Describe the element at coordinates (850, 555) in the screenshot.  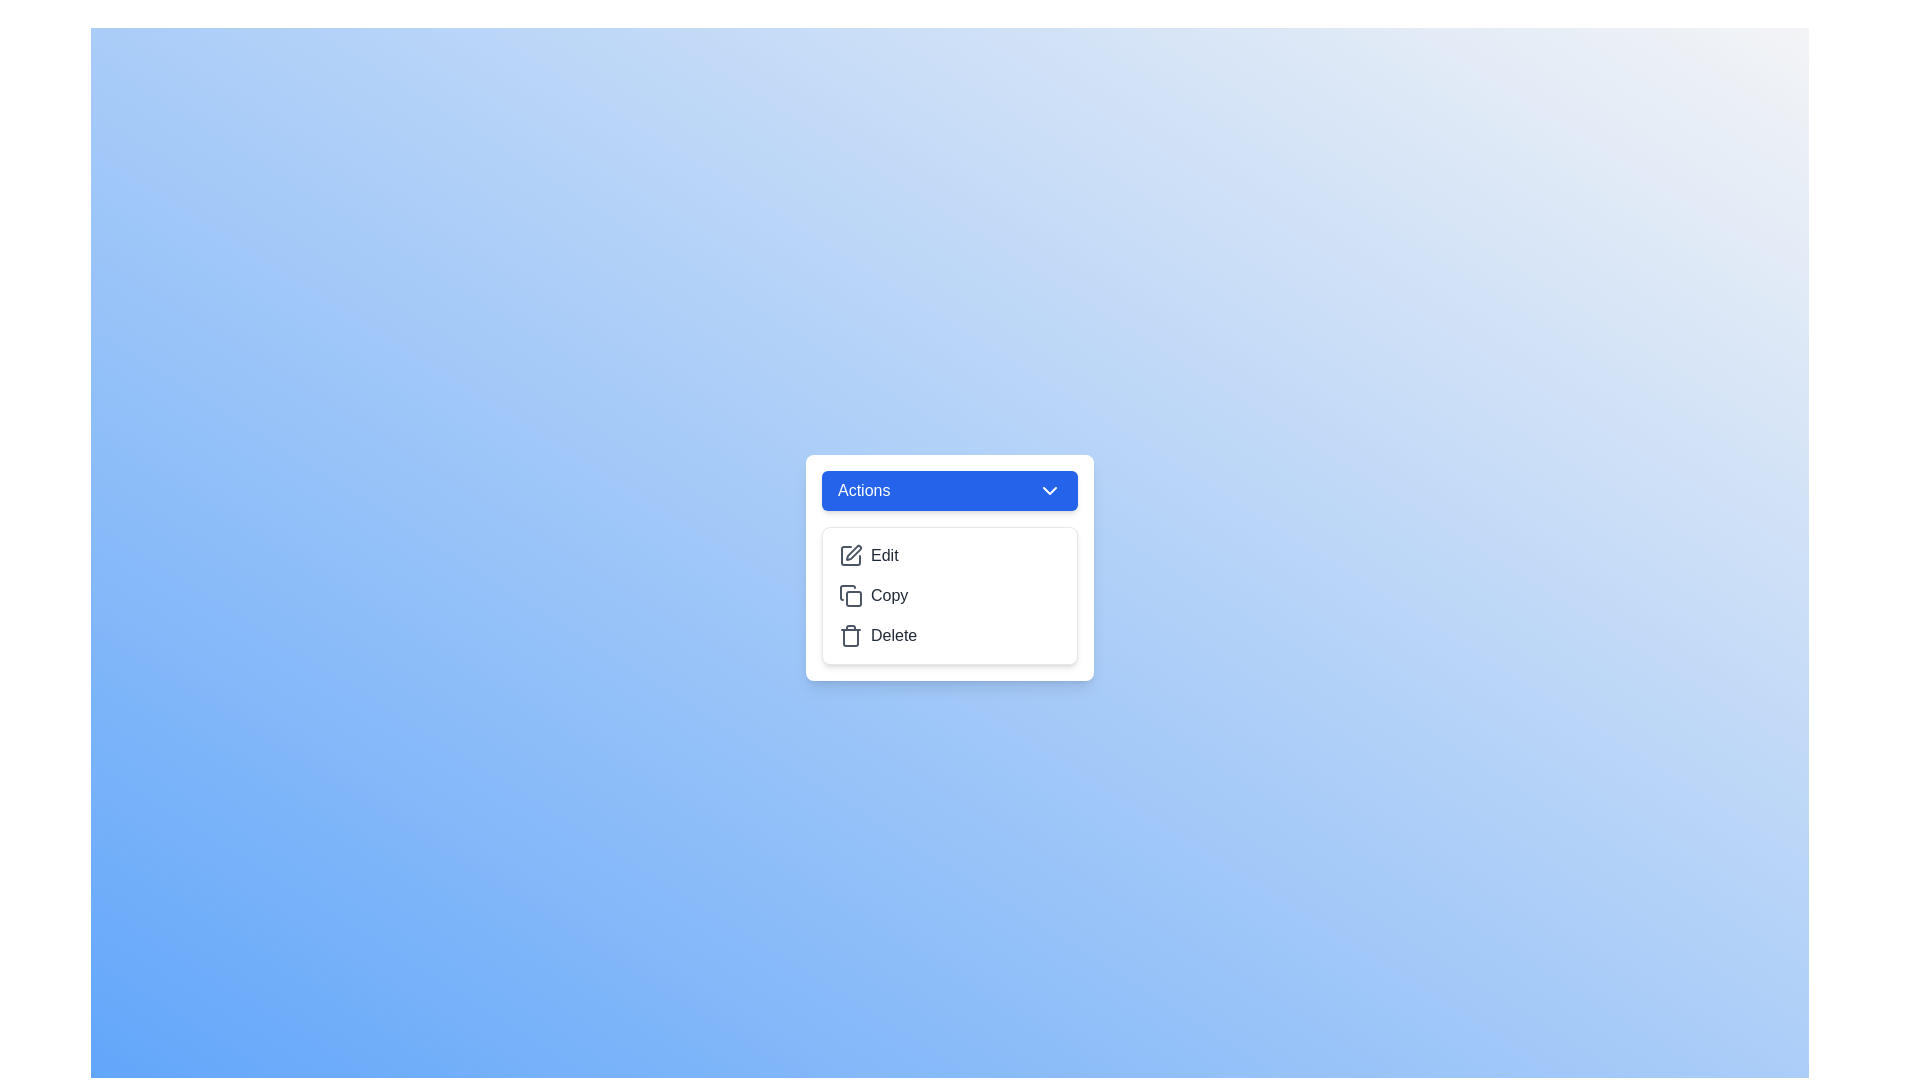
I see `the visual representation of the 'Edit' icon located within the dropdown menu under the 'Actions' button, which is aligned with the first option 'Edit'` at that location.